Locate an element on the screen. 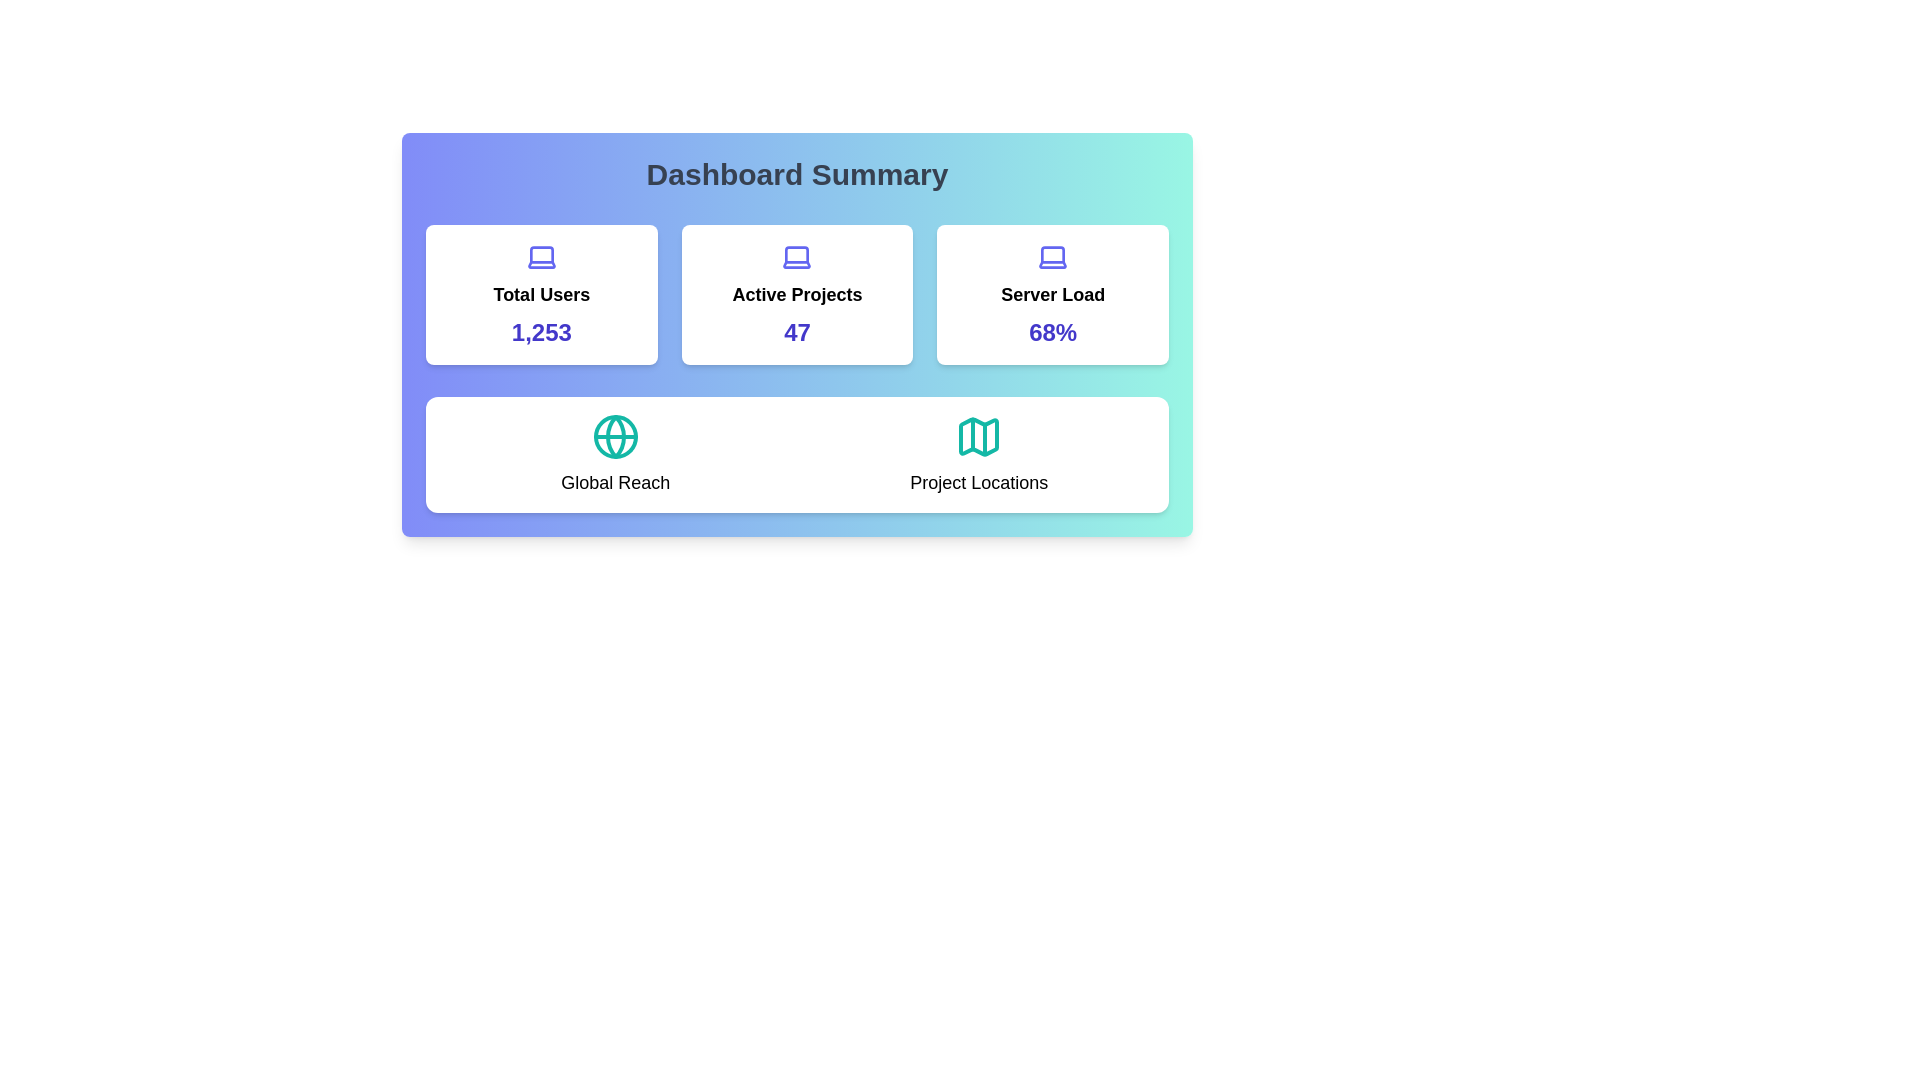  the informational card displaying the total user count '1,253' is located at coordinates (541, 294).